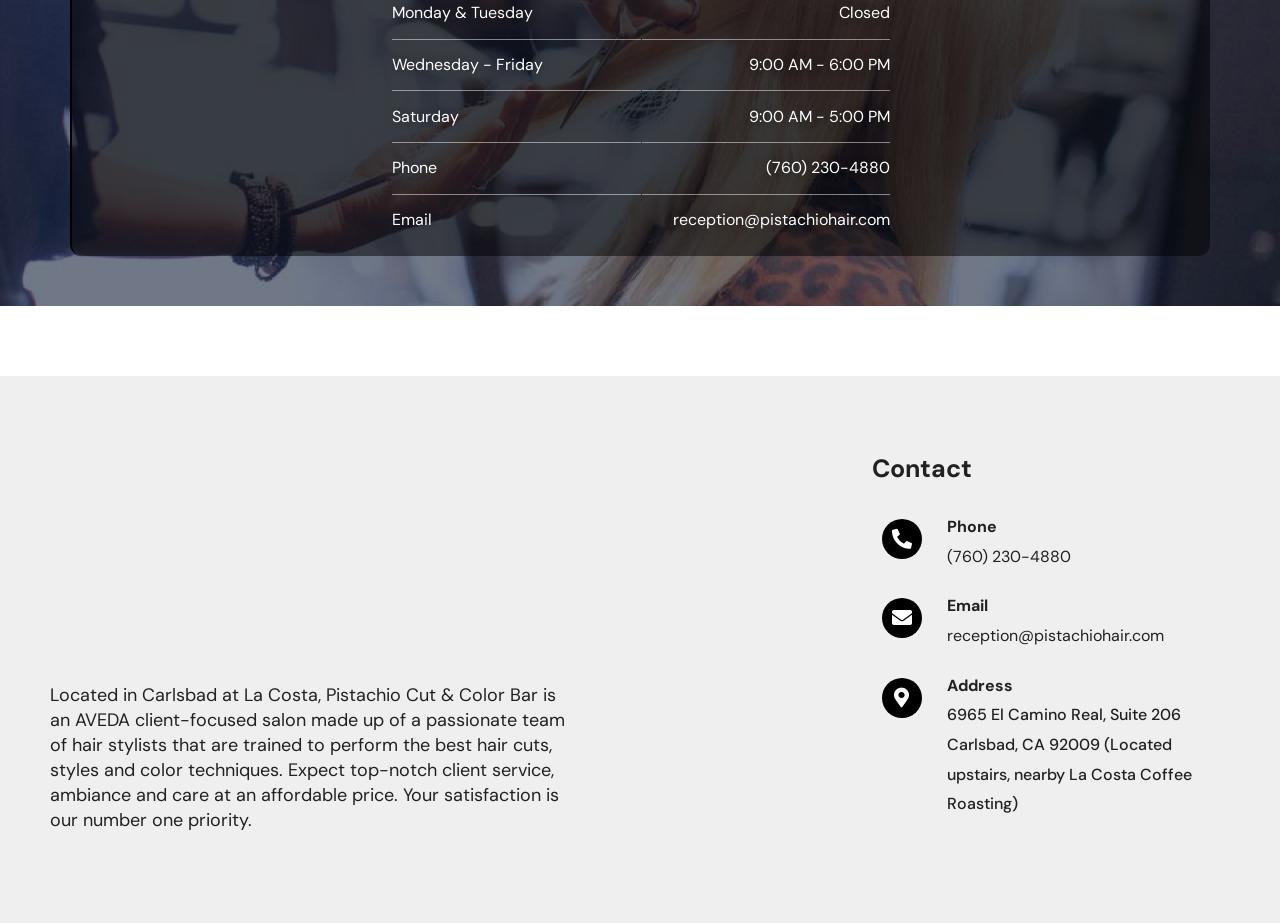  What do you see at coordinates (424, 115) in the screenshot?
I see `'Saturday'` at bounding box center [424, 115].